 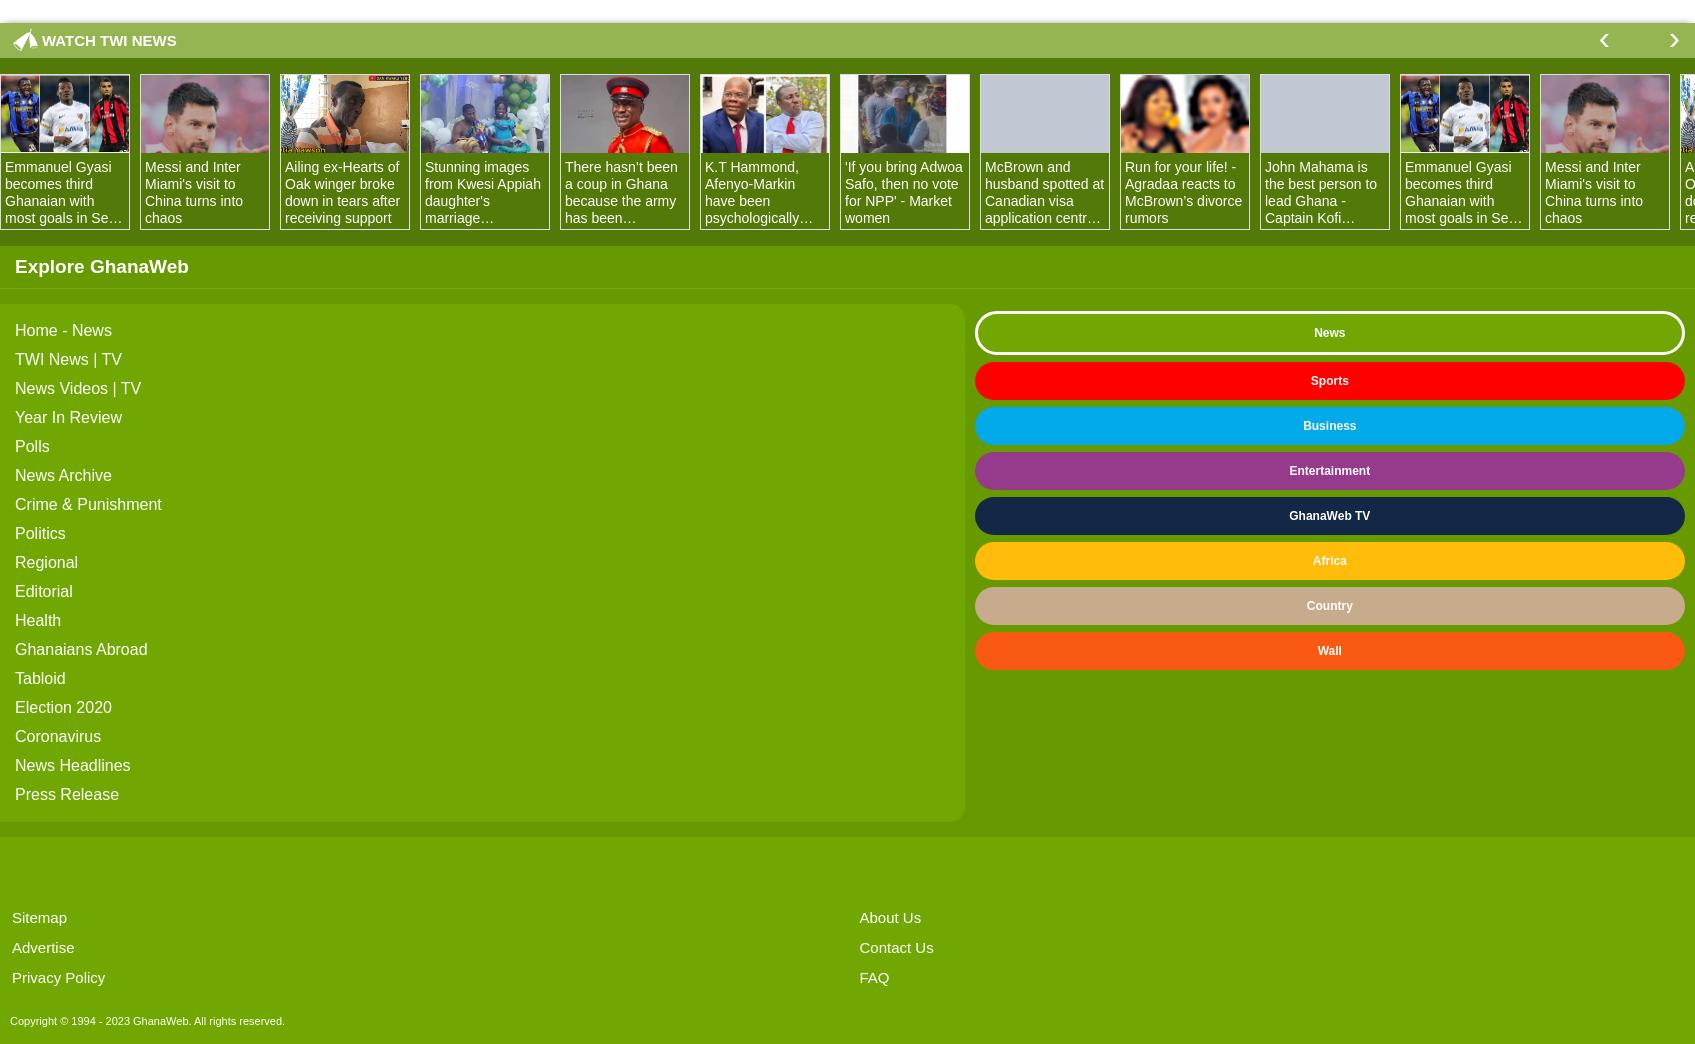 I want to click on 'News', so click(x=1329, y=333).